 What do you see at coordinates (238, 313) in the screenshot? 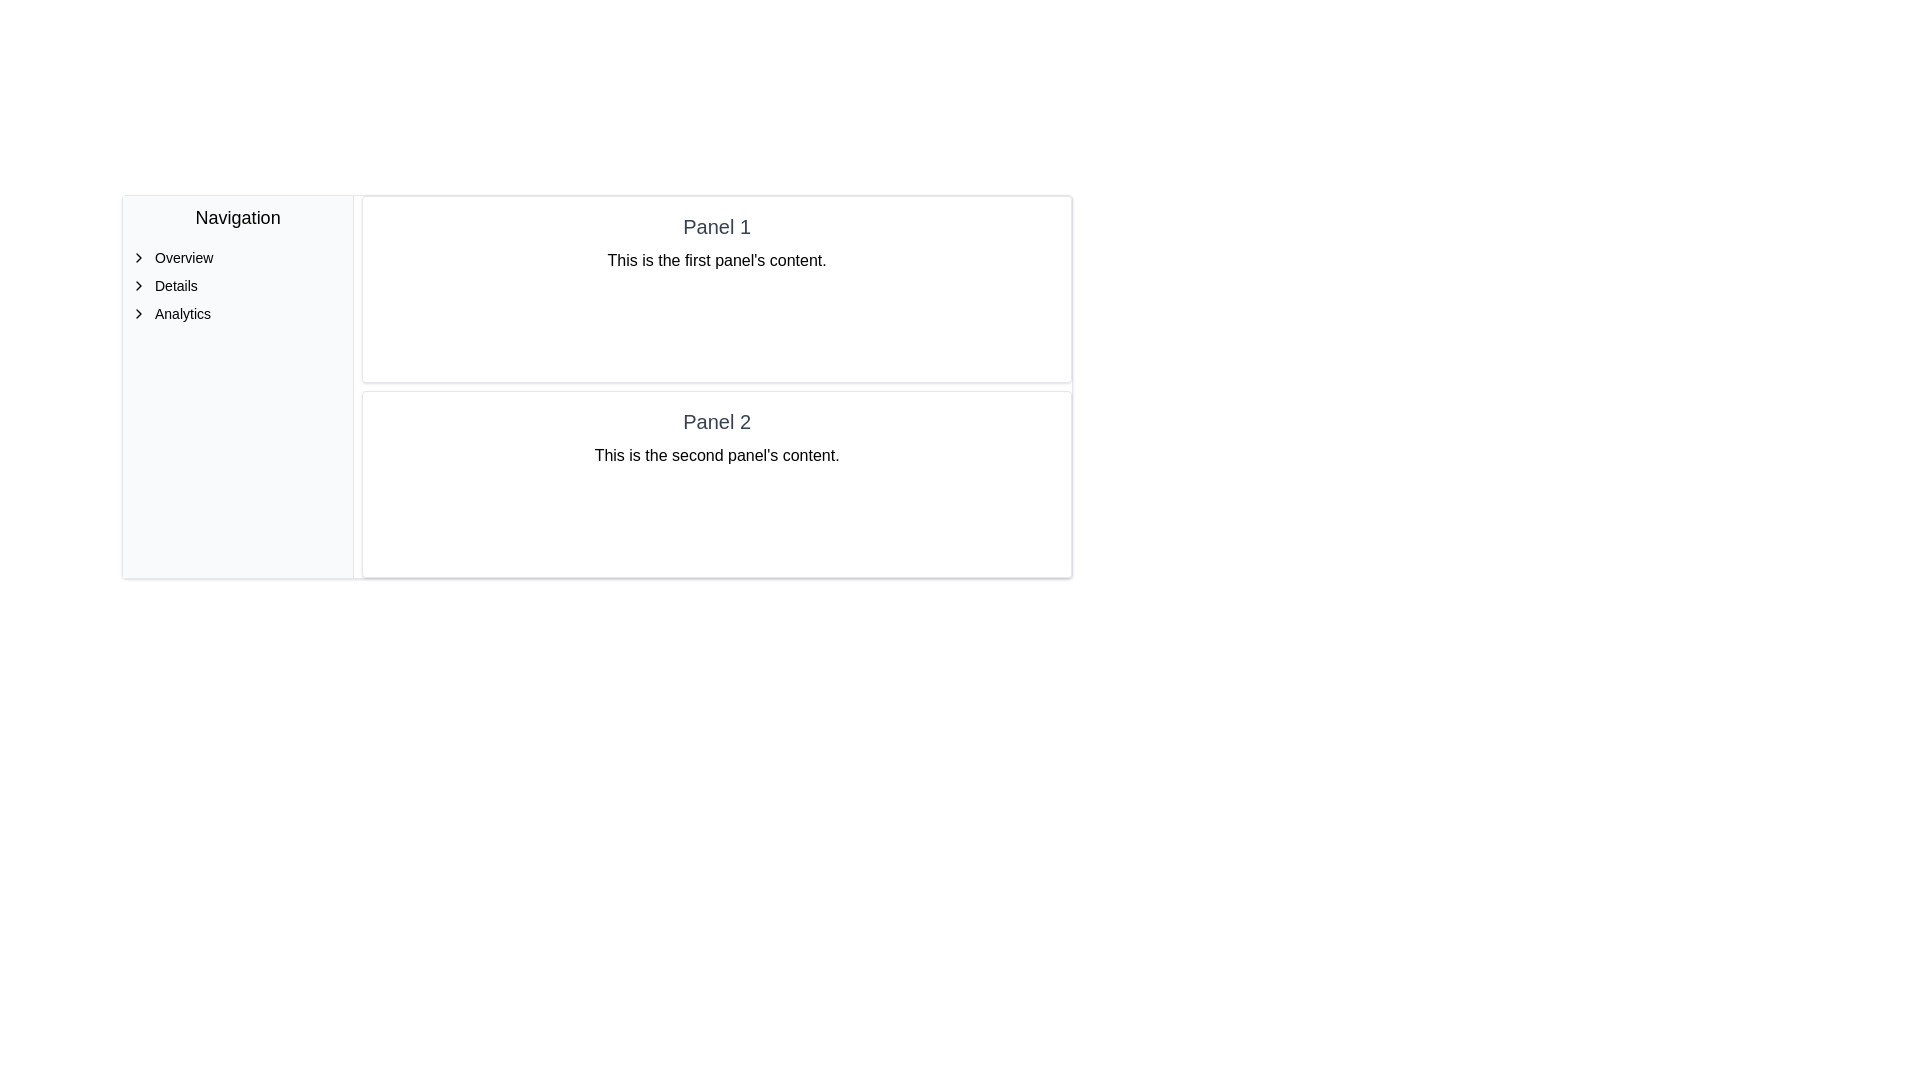
I see `the 'Analytics' navigational button` at bounding box center [238, 313].